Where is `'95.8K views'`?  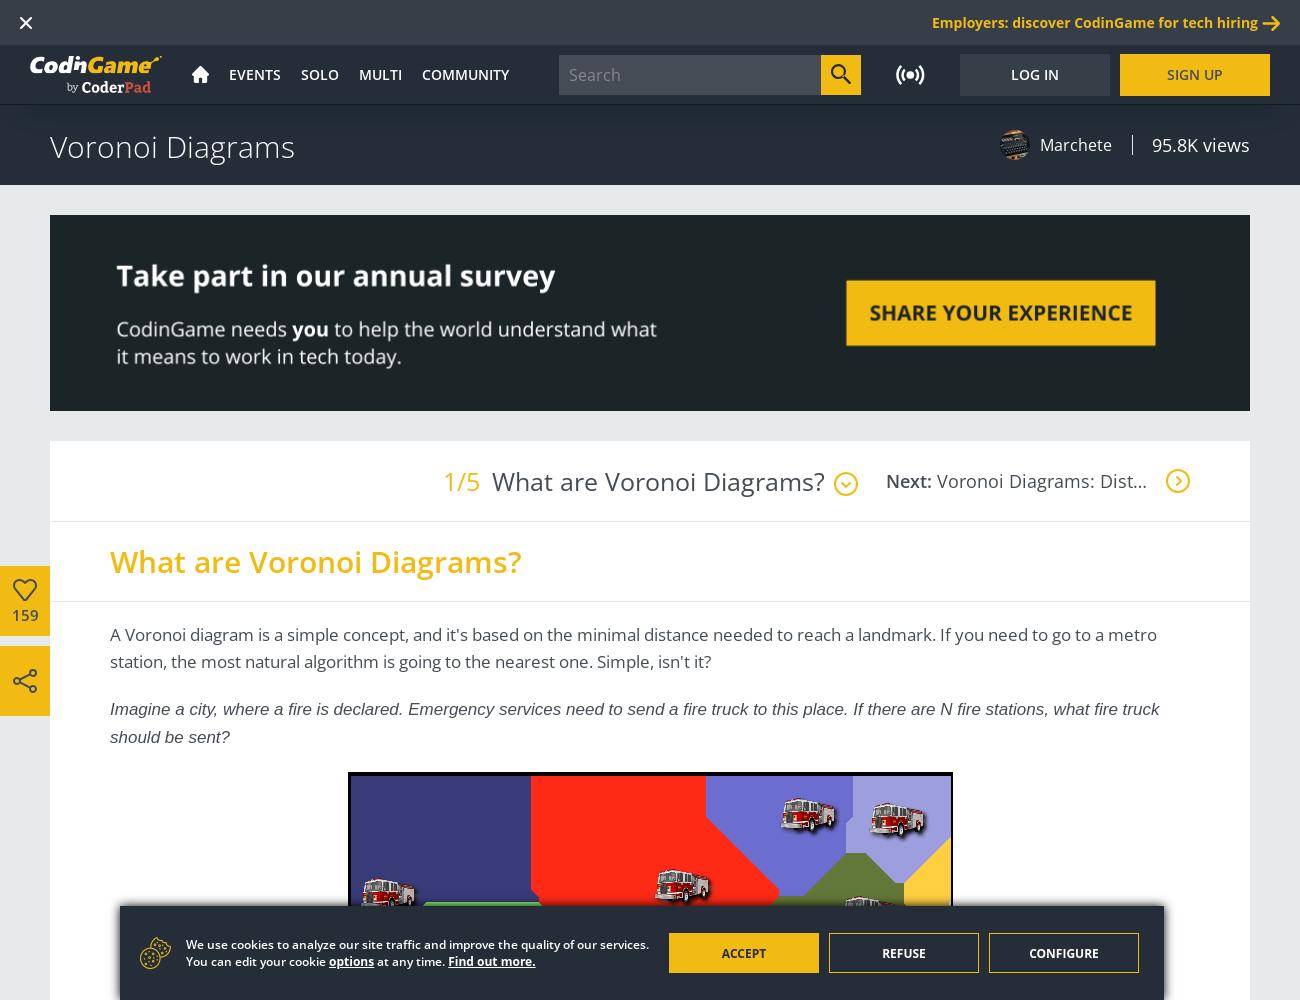 '95.8K views' is located at coordinates (1199, 145).